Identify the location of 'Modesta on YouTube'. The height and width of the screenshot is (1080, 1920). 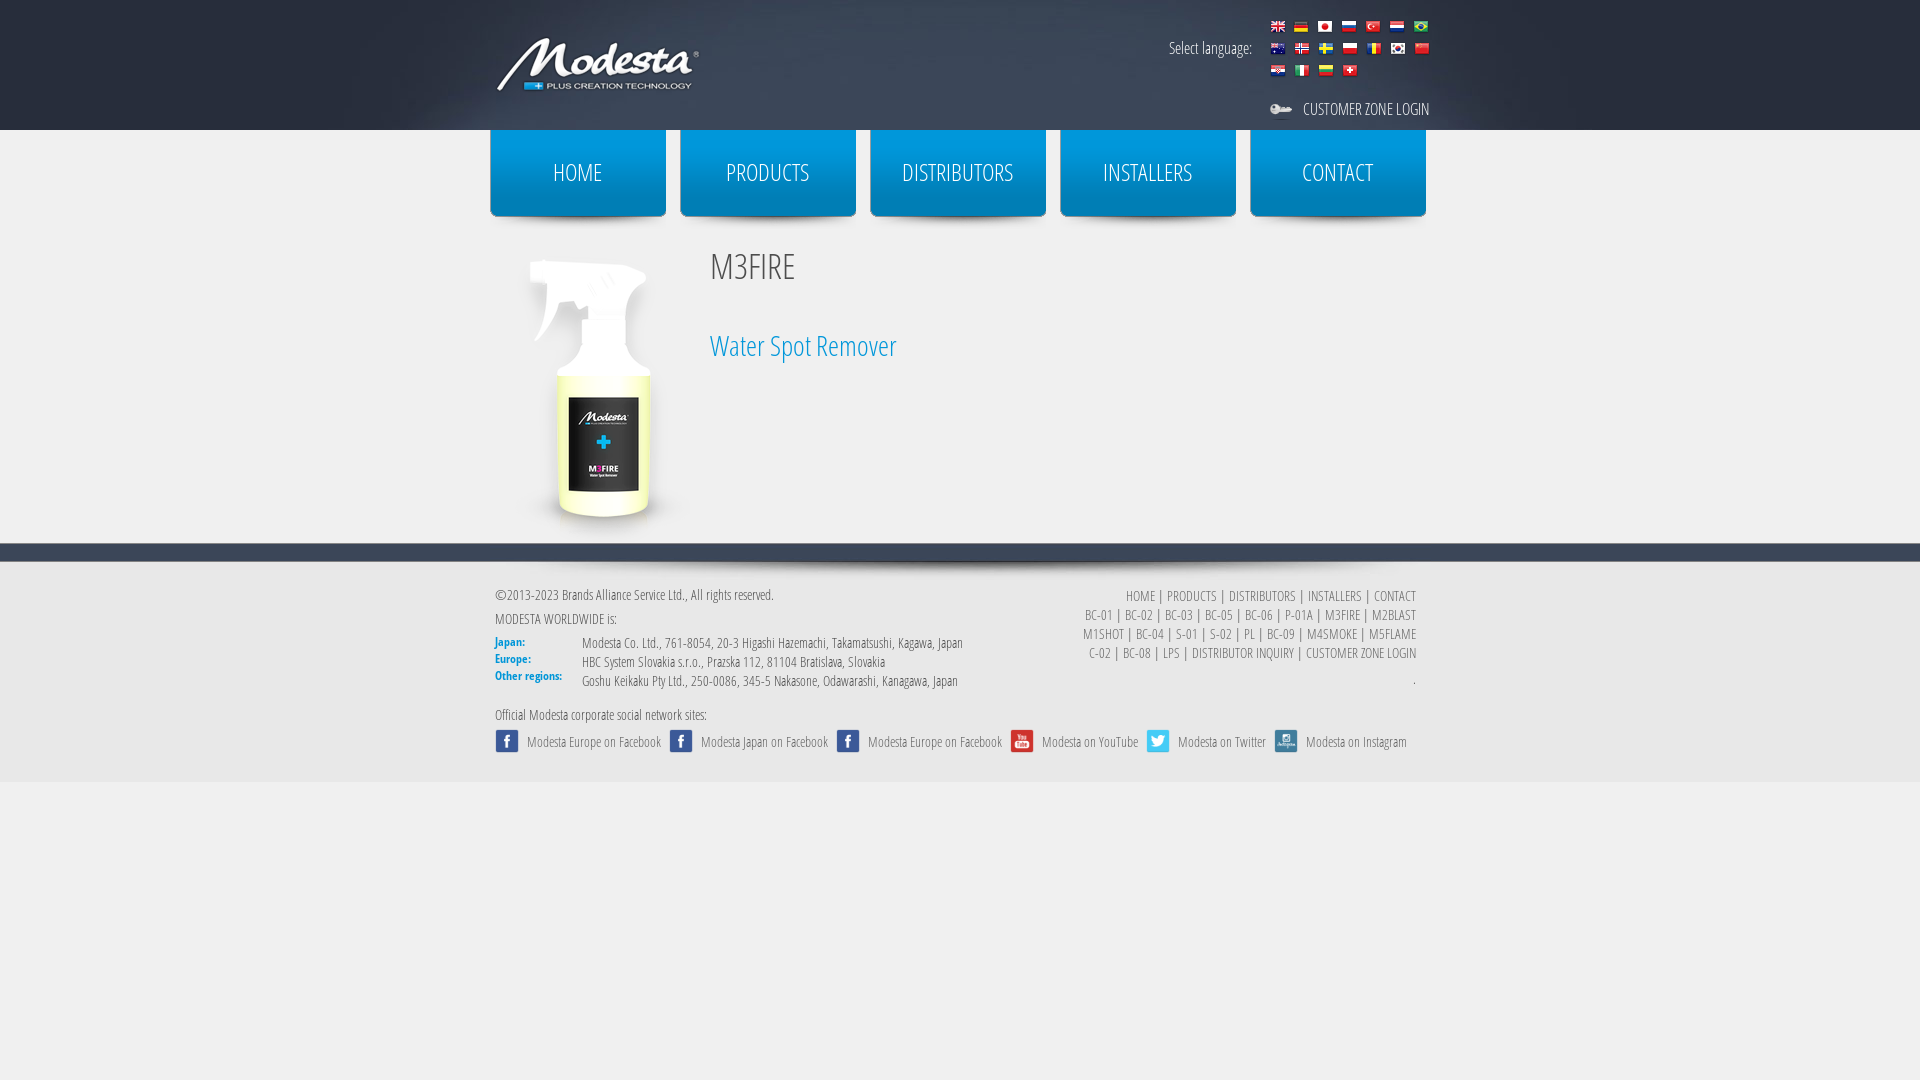
(1088, 741).